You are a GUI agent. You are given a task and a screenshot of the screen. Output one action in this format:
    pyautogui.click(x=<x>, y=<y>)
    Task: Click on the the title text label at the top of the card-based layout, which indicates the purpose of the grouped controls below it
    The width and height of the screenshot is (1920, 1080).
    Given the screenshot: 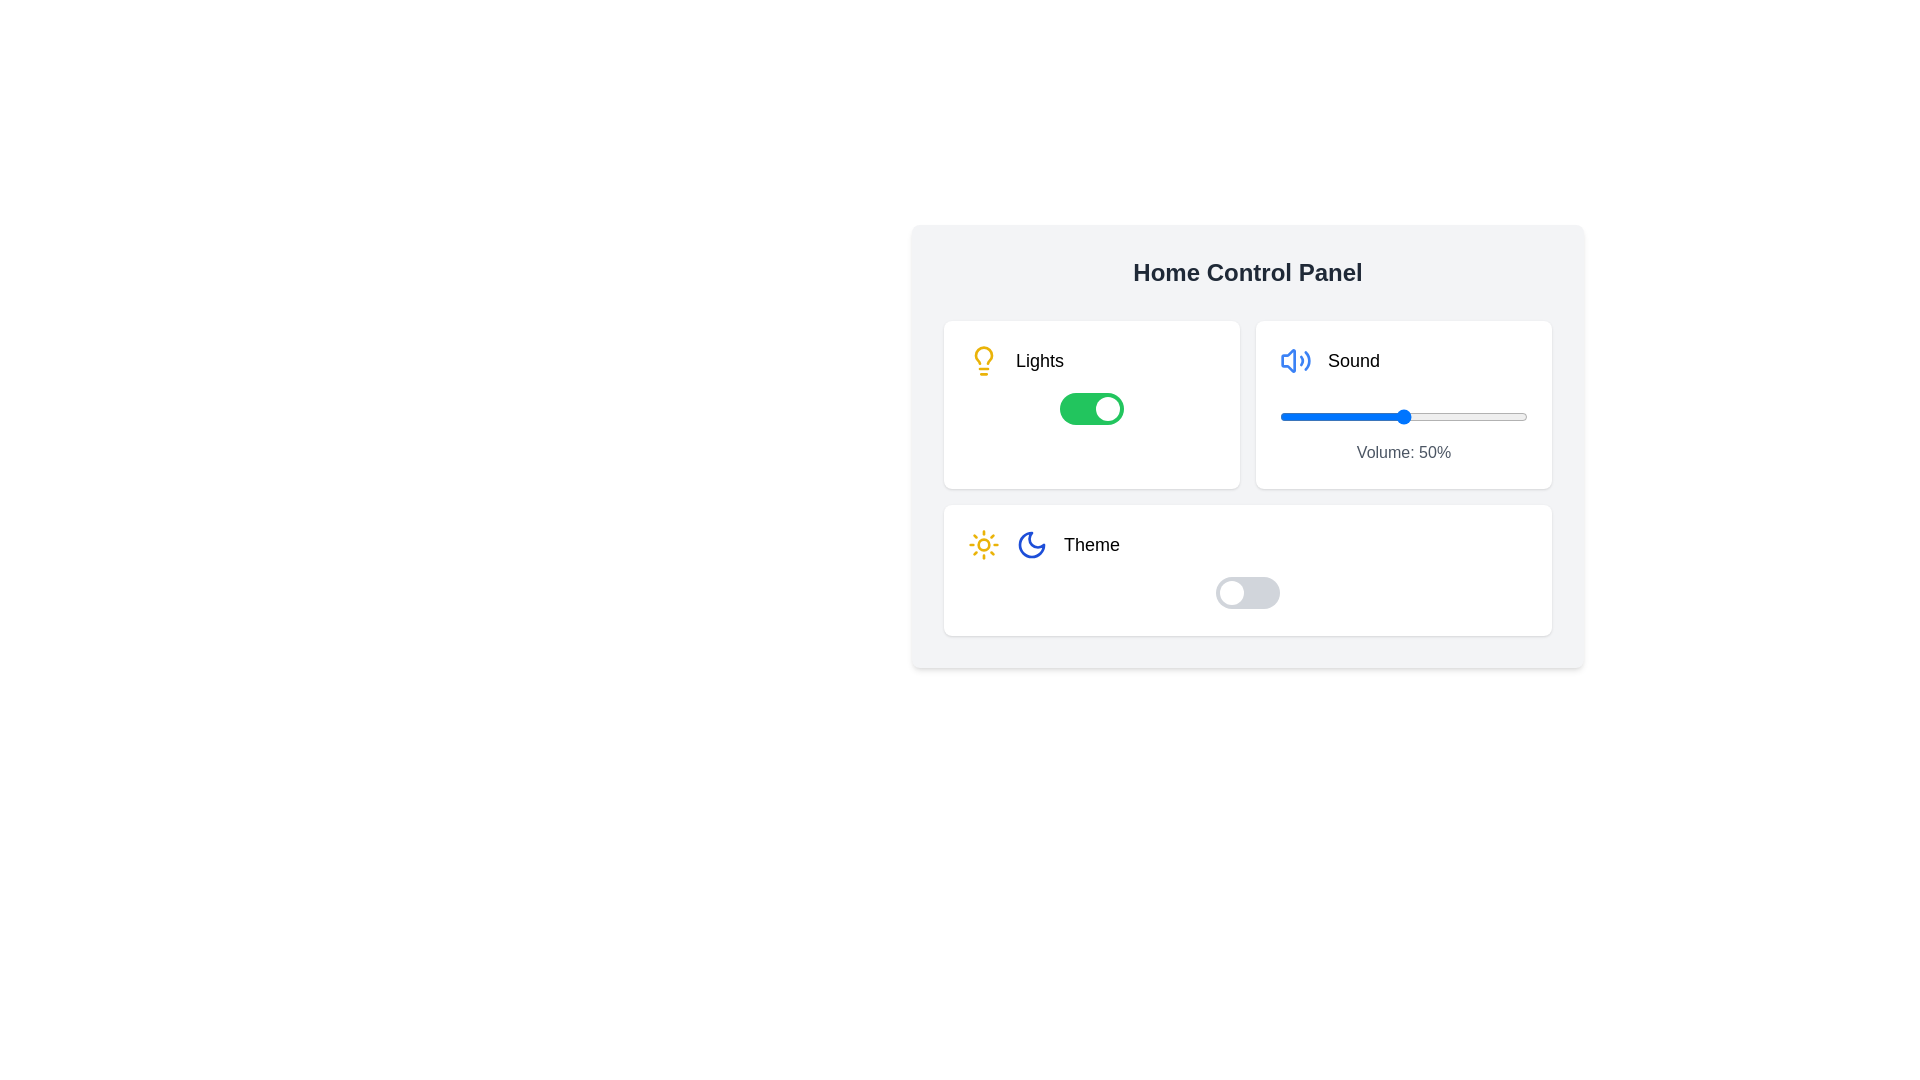 What is the action you would take?
    pyautogui.click(x=1247, y=273)
    